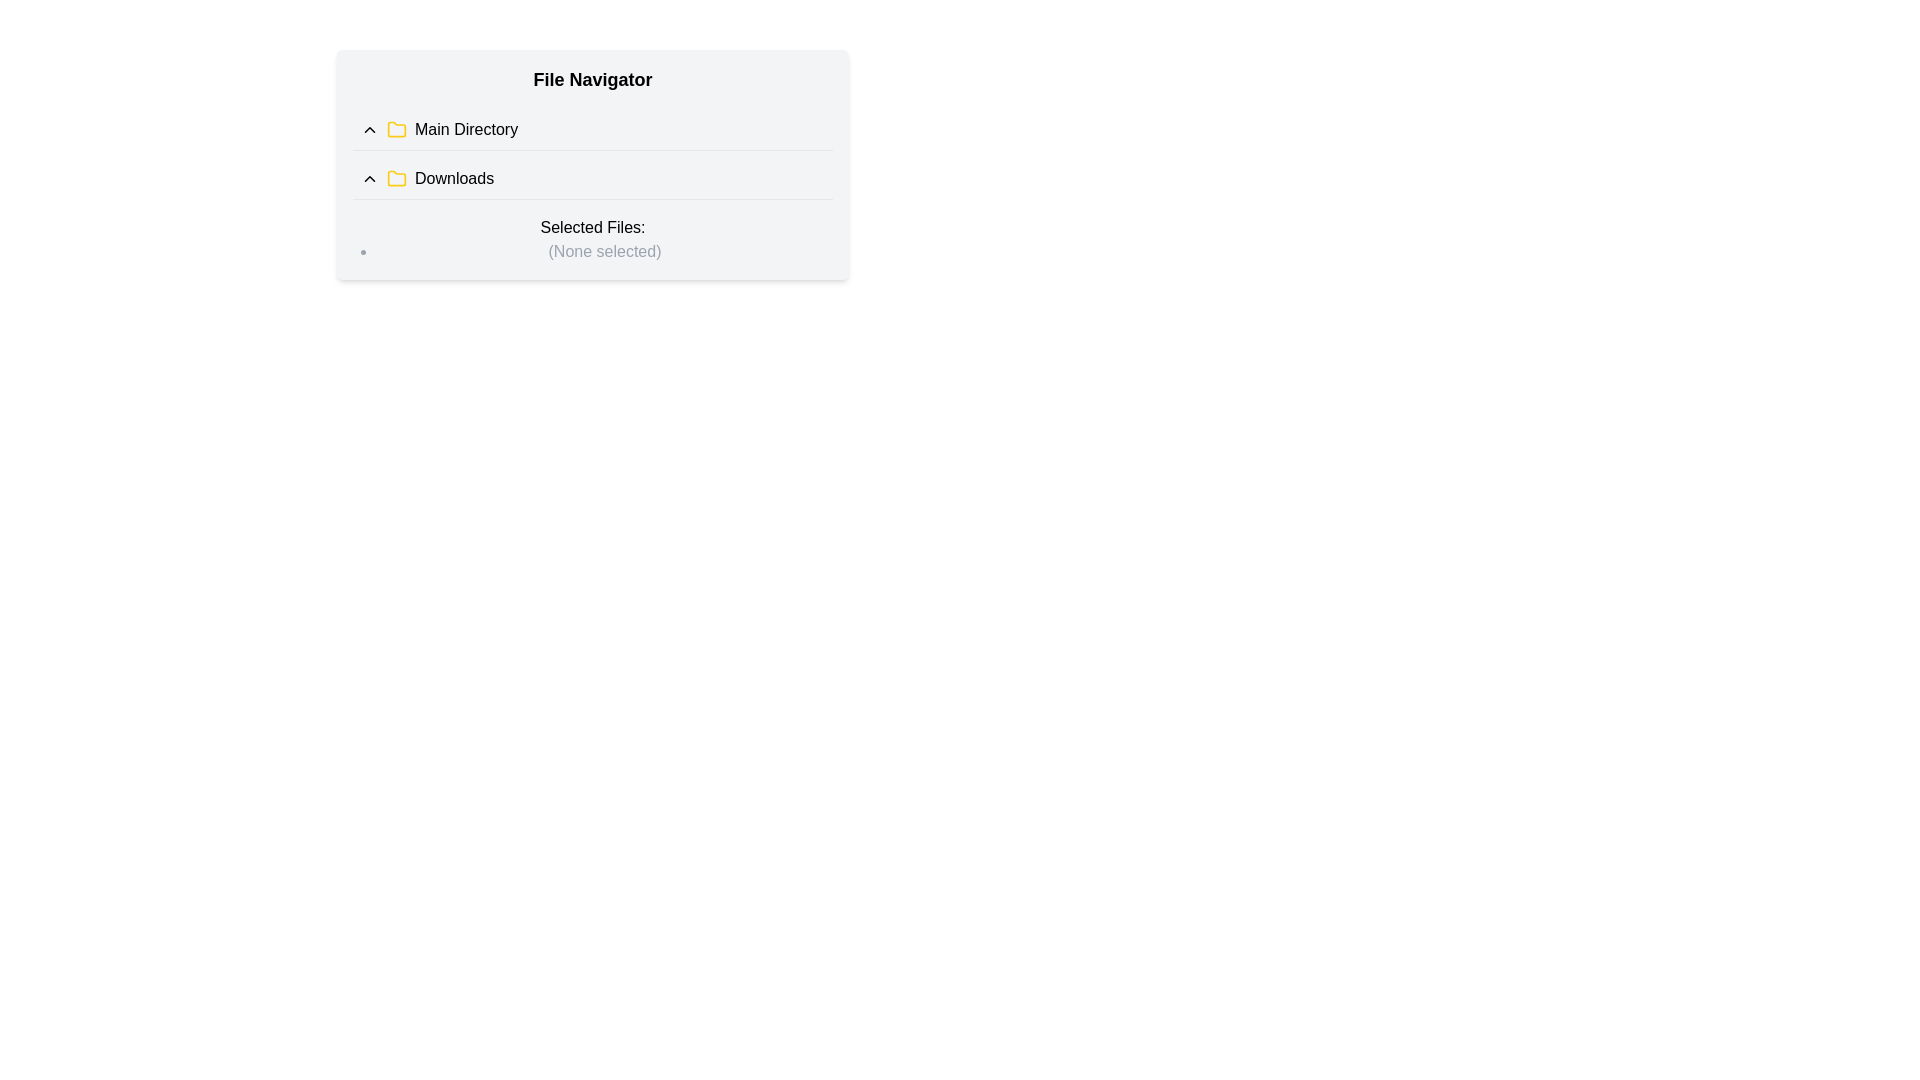 Image resolution: width=1920 pixels, height=1080 pixels. What do you see at coordinates (397, 176) in the screenshot?
I see `the yellow folder icon located to the left of the 'Downloads' text in the File Navigator interface` at bounding box center [397, 176].